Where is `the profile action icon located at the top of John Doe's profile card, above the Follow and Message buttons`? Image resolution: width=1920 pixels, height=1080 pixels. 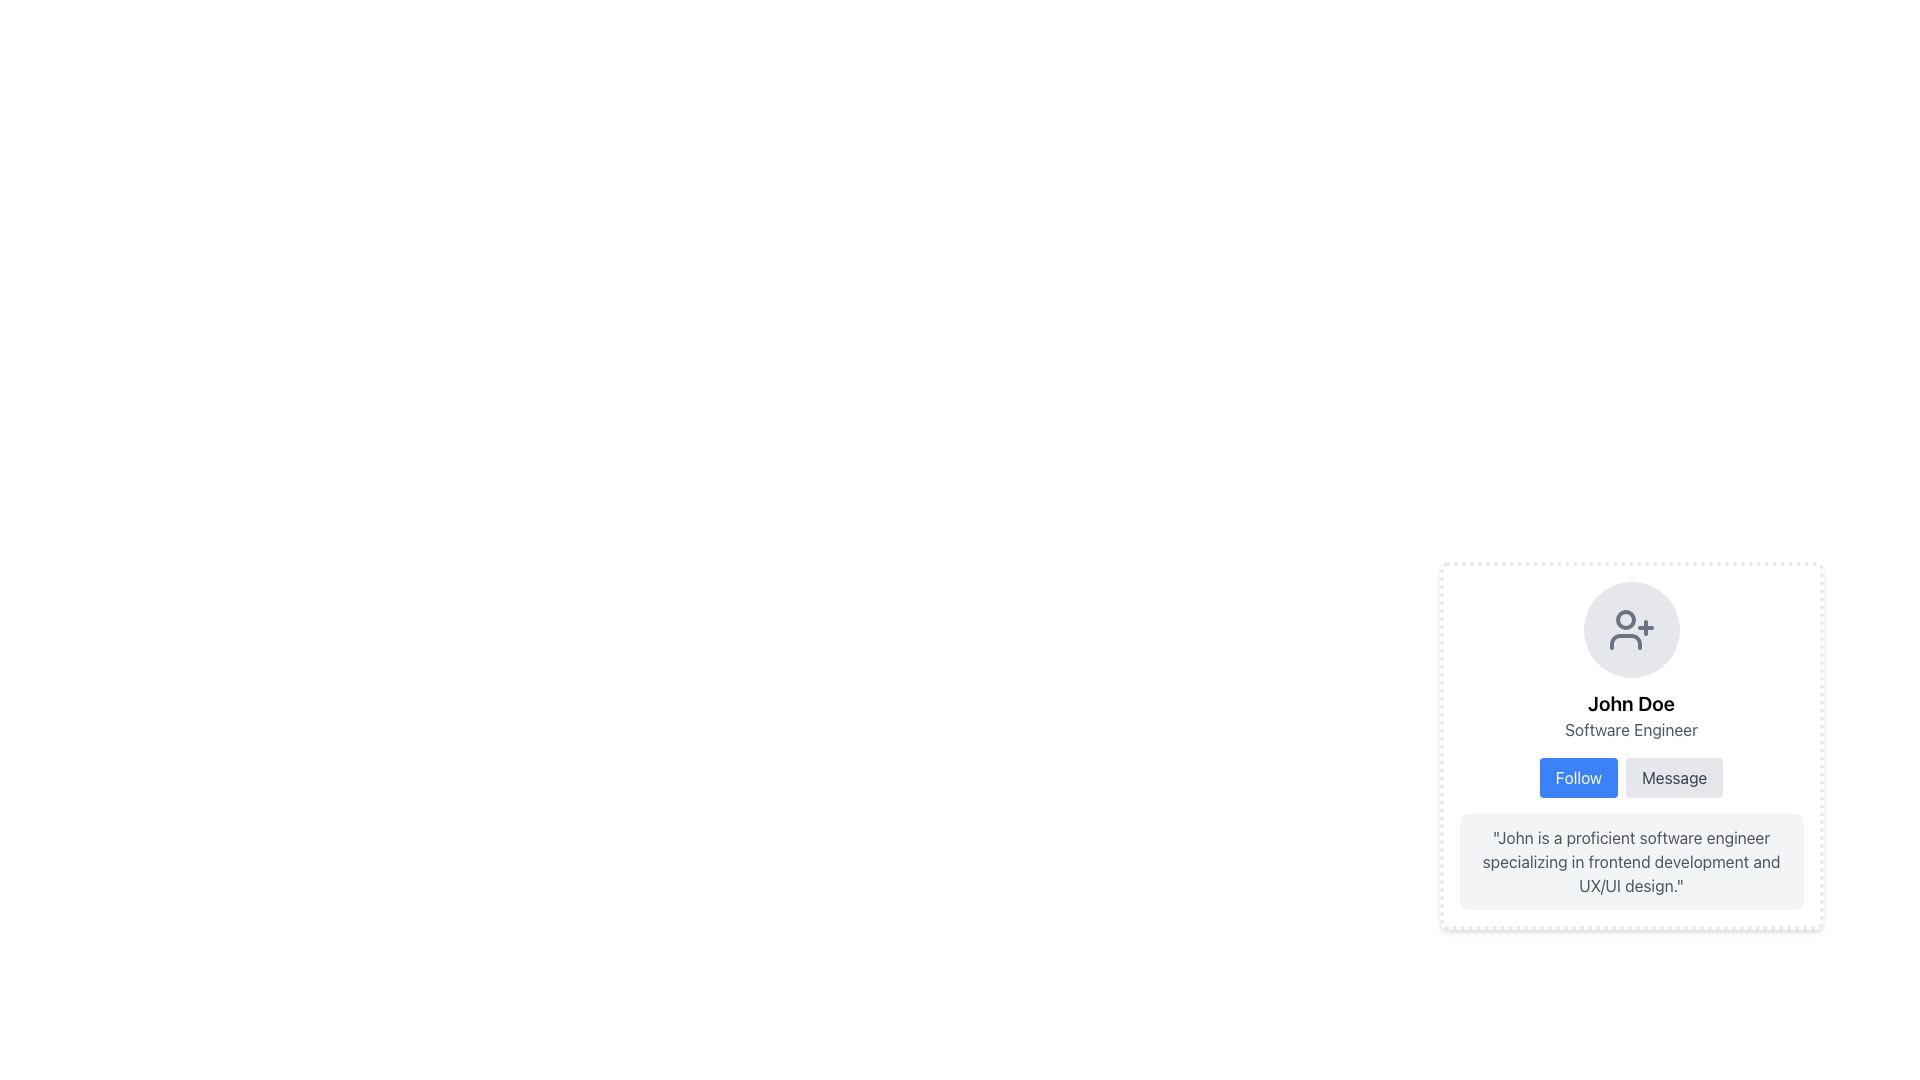 the profile action icon located at the top of John Doe's profile card, above the Follow and Message buttons is located at coordinates (1631, 628).